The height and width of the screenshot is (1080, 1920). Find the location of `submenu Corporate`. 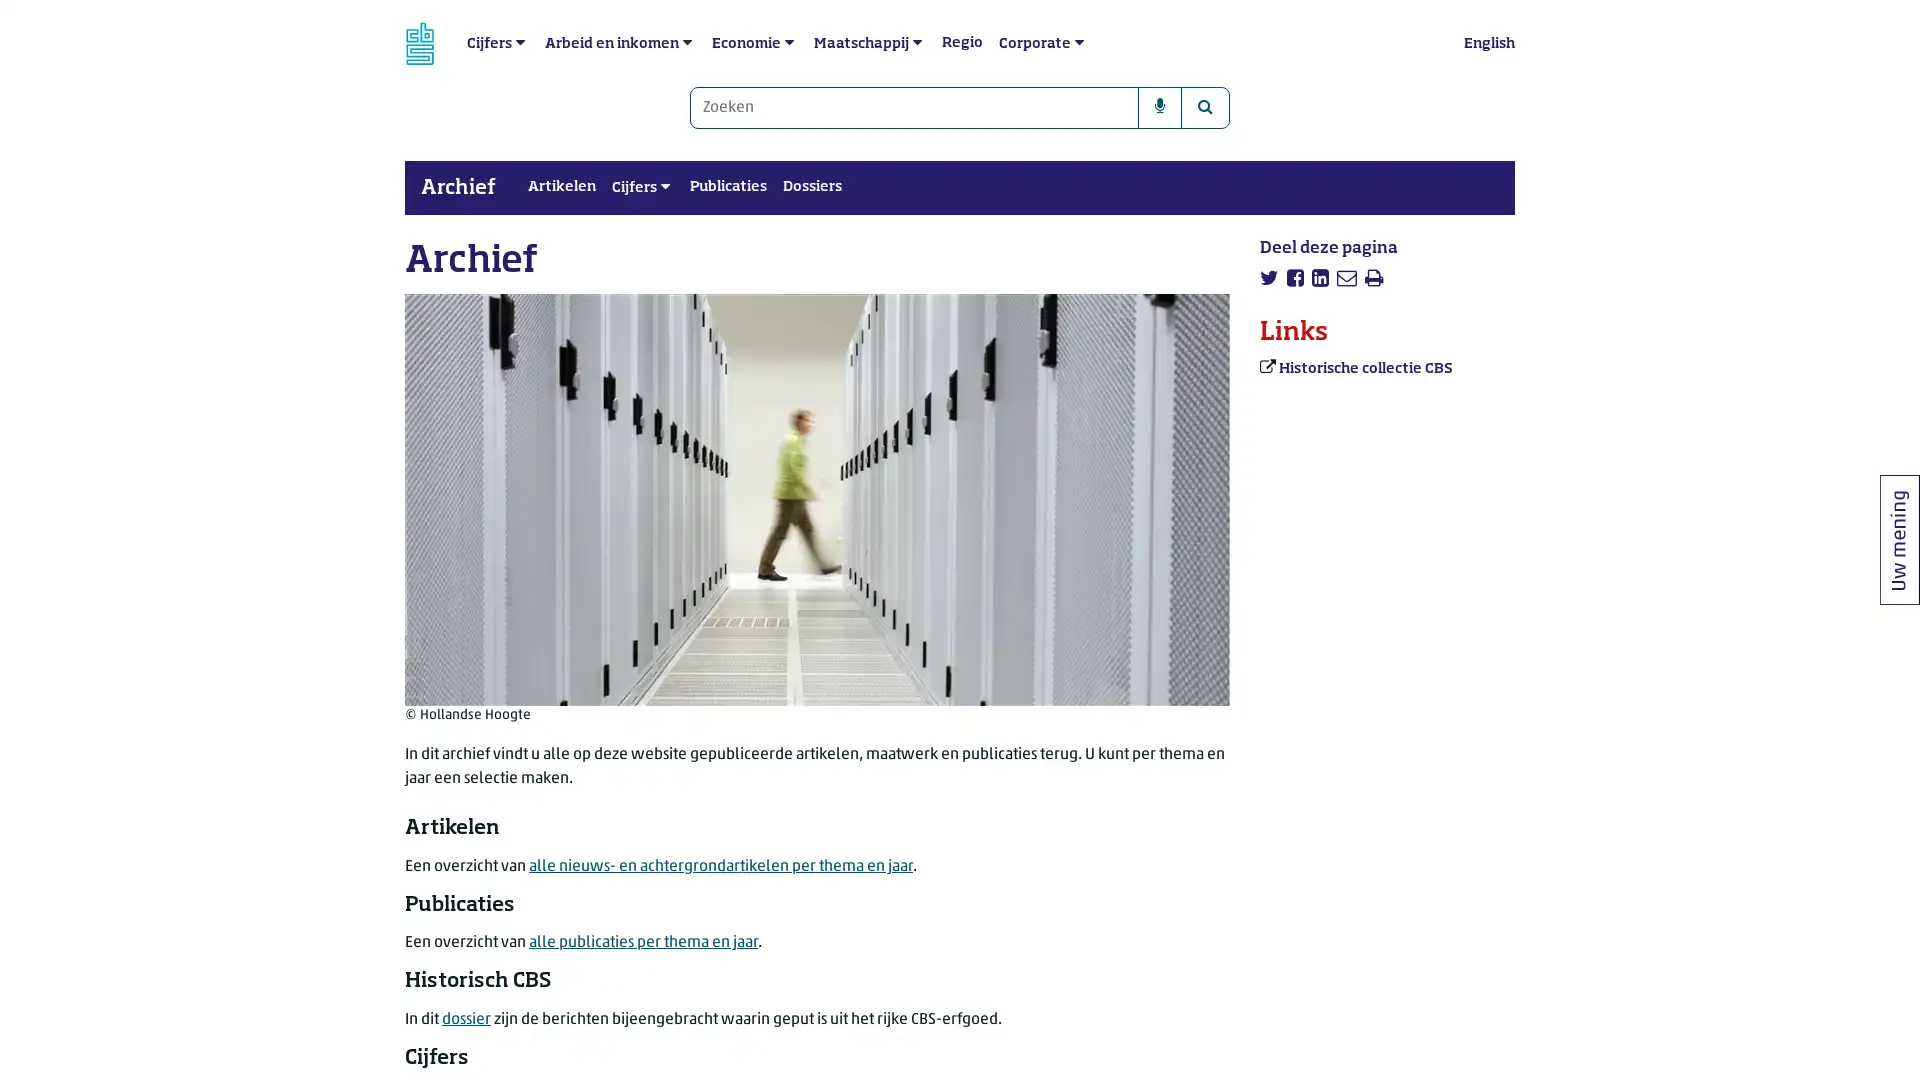

submenu Corporate is located at coordinates (1078, 42).